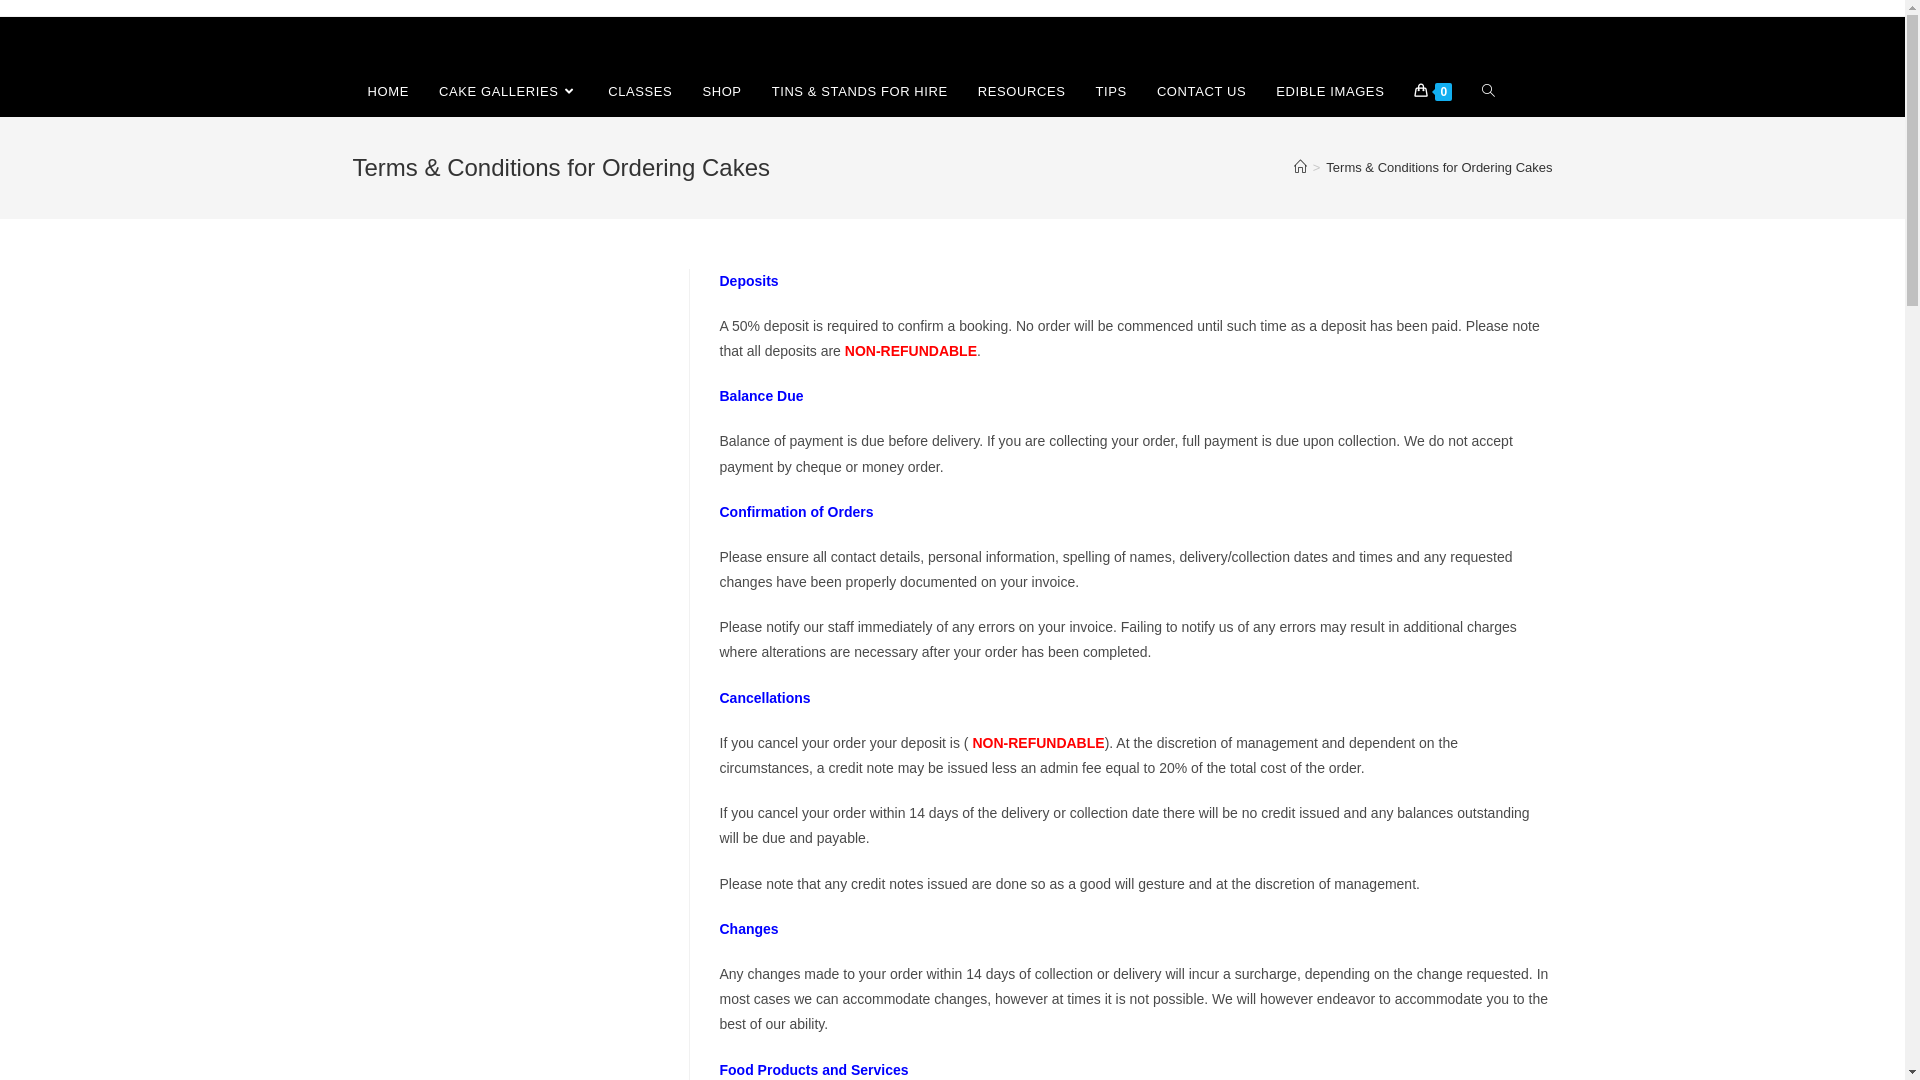 Image resolution: width=1920 pixels, height=1080 pixels. What do you see at coordinates (443, 42) in the screenshot?
I see `'My Delicious Cake & Decorating Supplies'` at bounding box center [443, 42].